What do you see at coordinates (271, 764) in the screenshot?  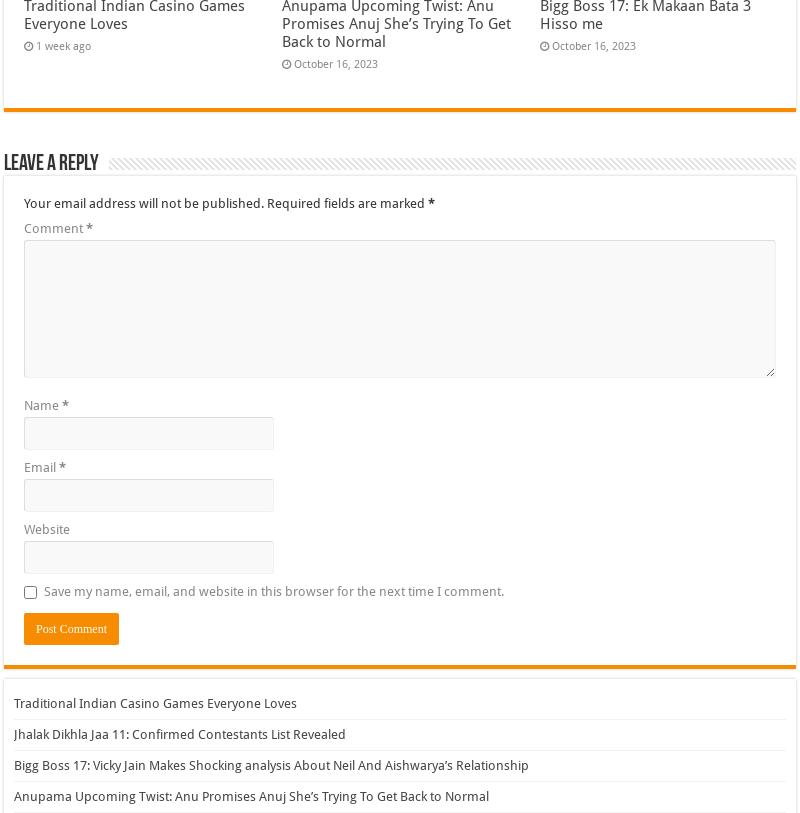 I see `'Bigg Boss 17: Vicky Jain Makes Shocking analysis About Neil And Aishwarya’s Relationship'` at bounding box center [271, 764].